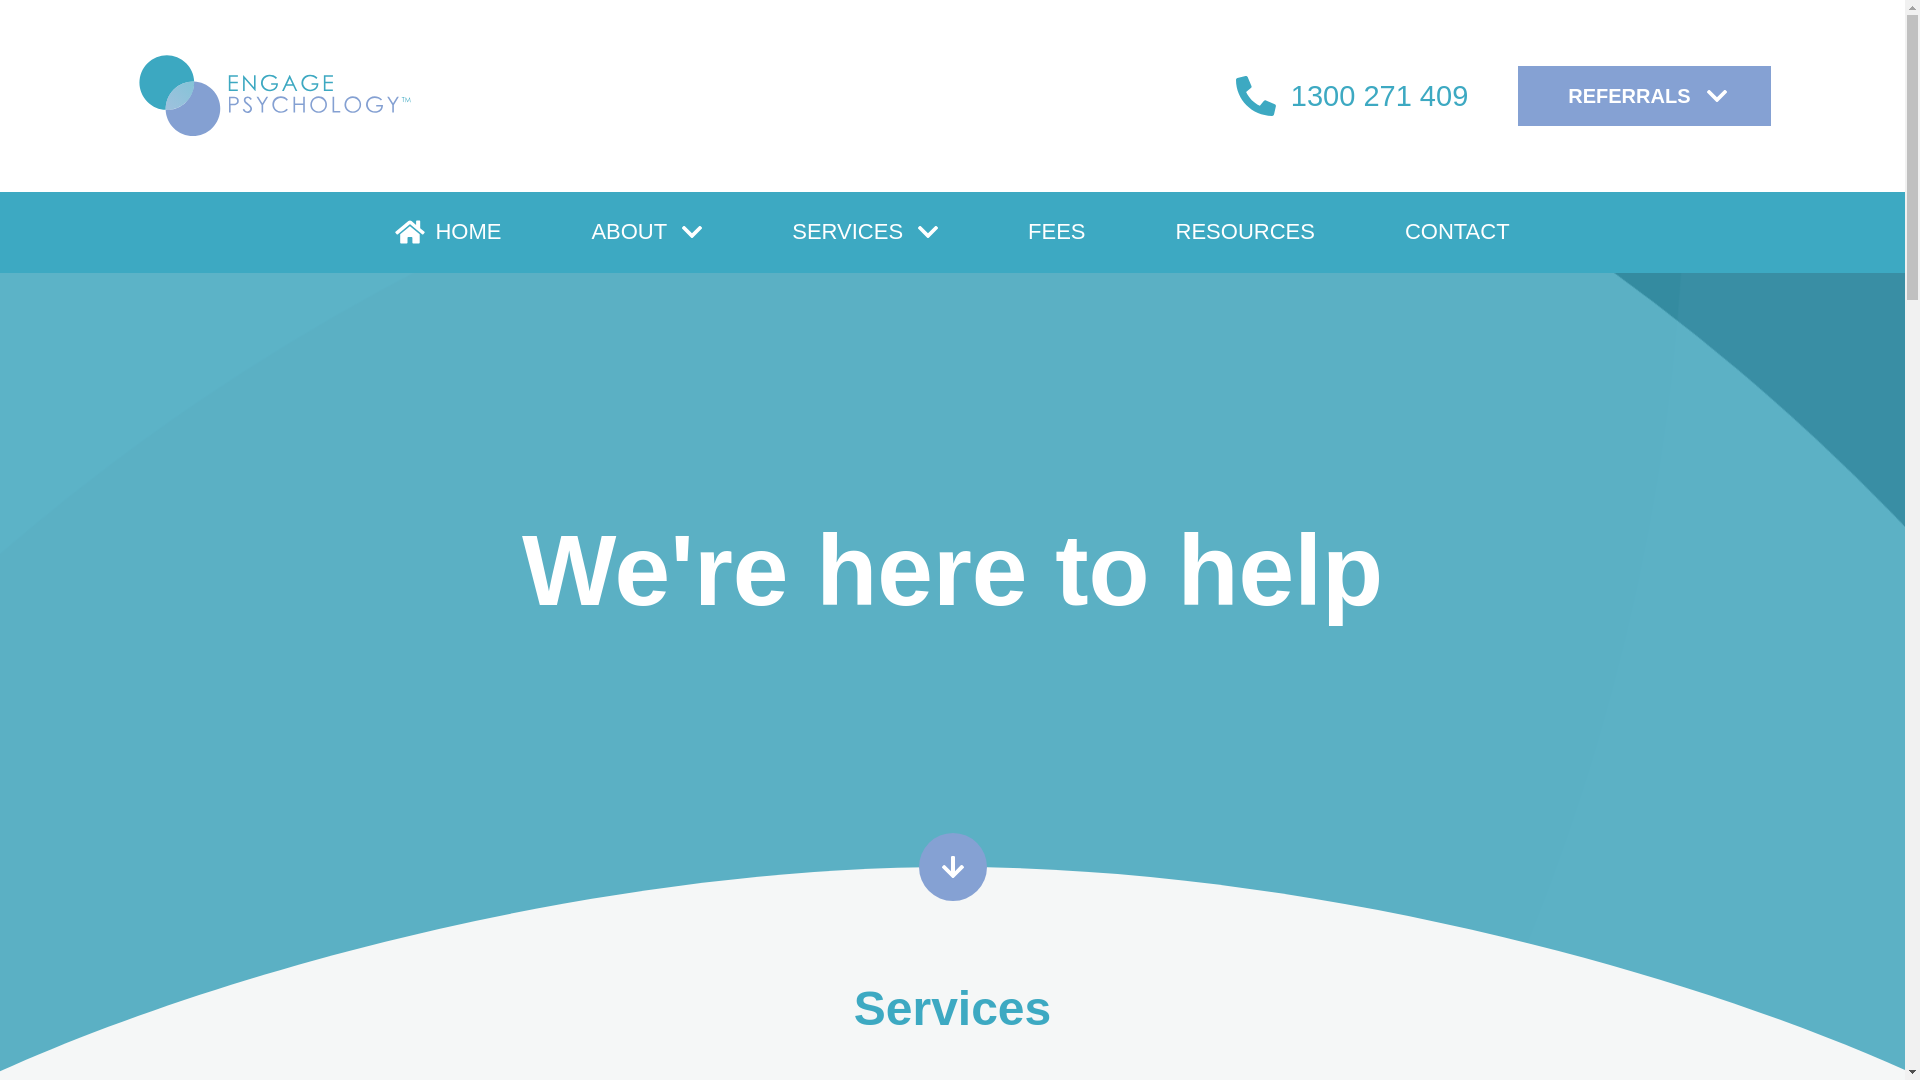  I want to click on 'HOME', so click(446, 231).